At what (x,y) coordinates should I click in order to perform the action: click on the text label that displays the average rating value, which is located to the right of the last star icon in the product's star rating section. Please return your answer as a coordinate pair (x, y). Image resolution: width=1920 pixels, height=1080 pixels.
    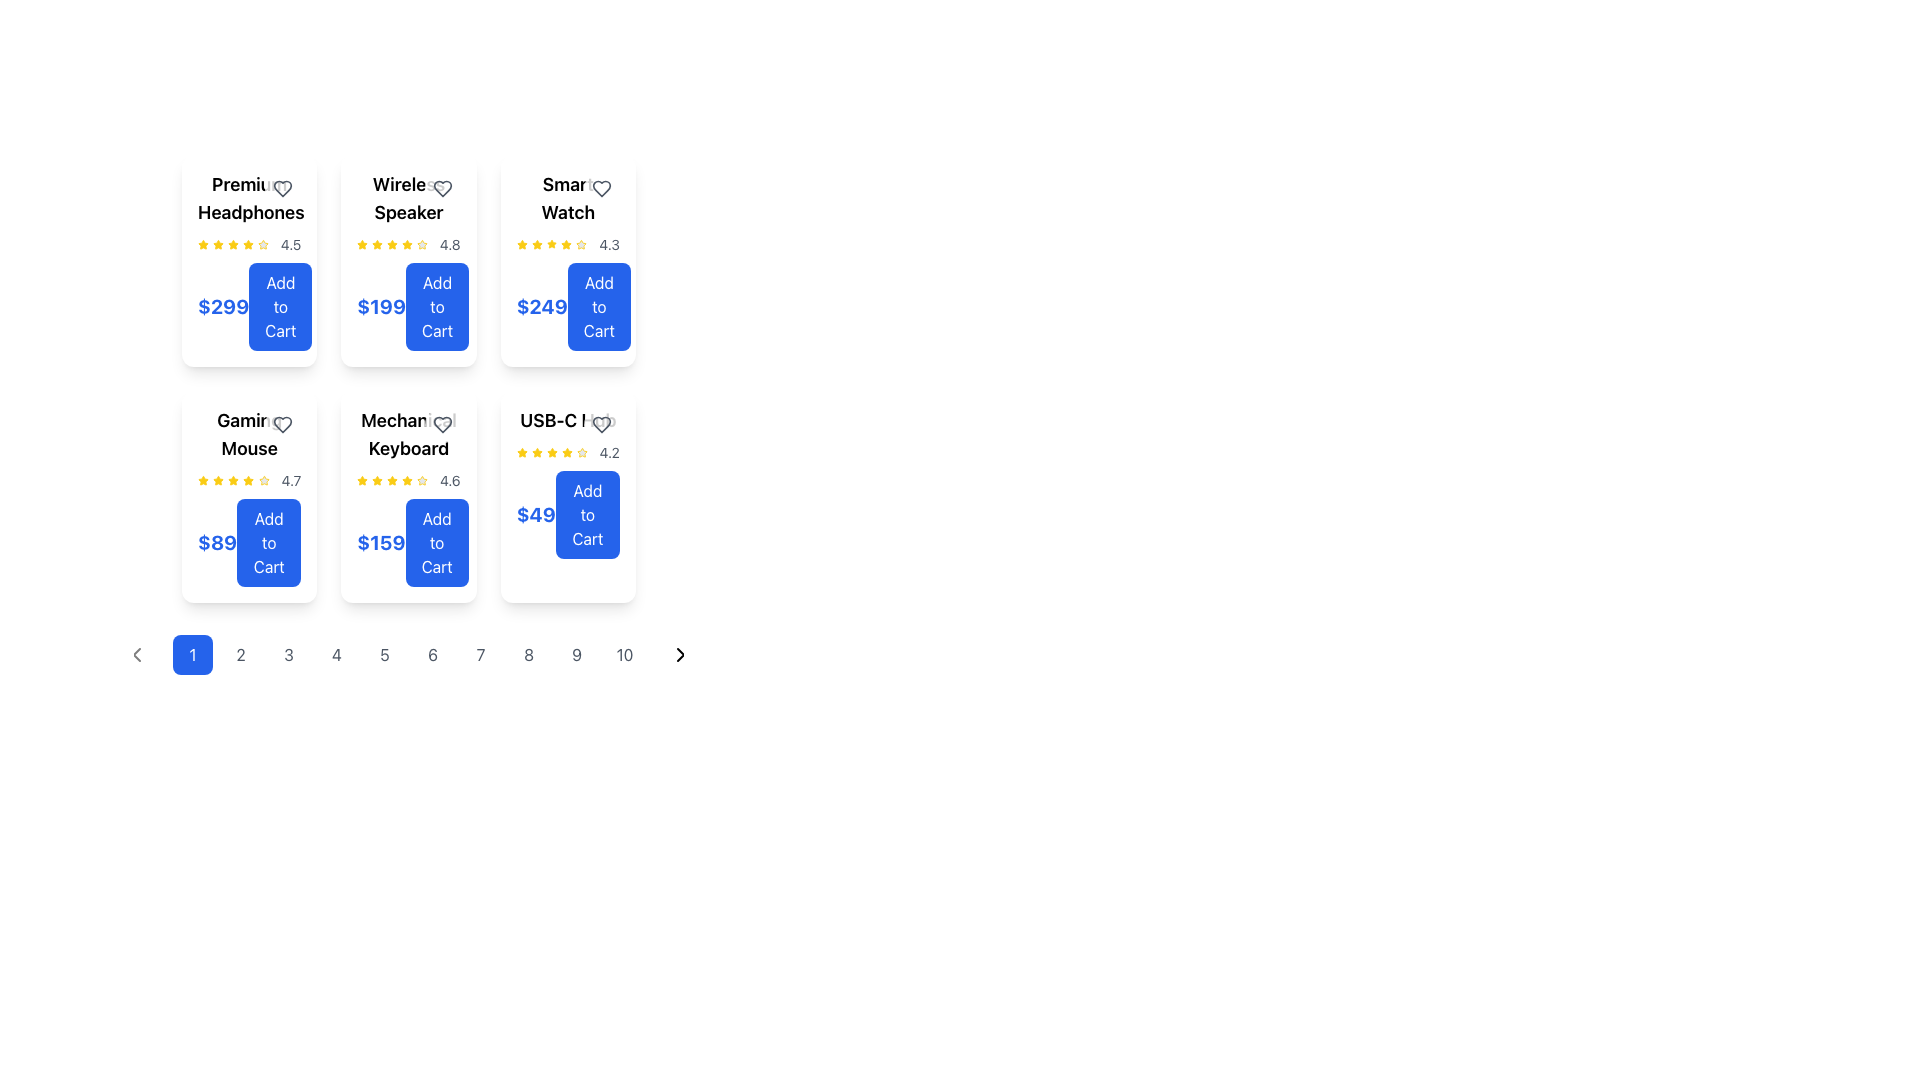
    Looking at the image, I should click on (608, 452).